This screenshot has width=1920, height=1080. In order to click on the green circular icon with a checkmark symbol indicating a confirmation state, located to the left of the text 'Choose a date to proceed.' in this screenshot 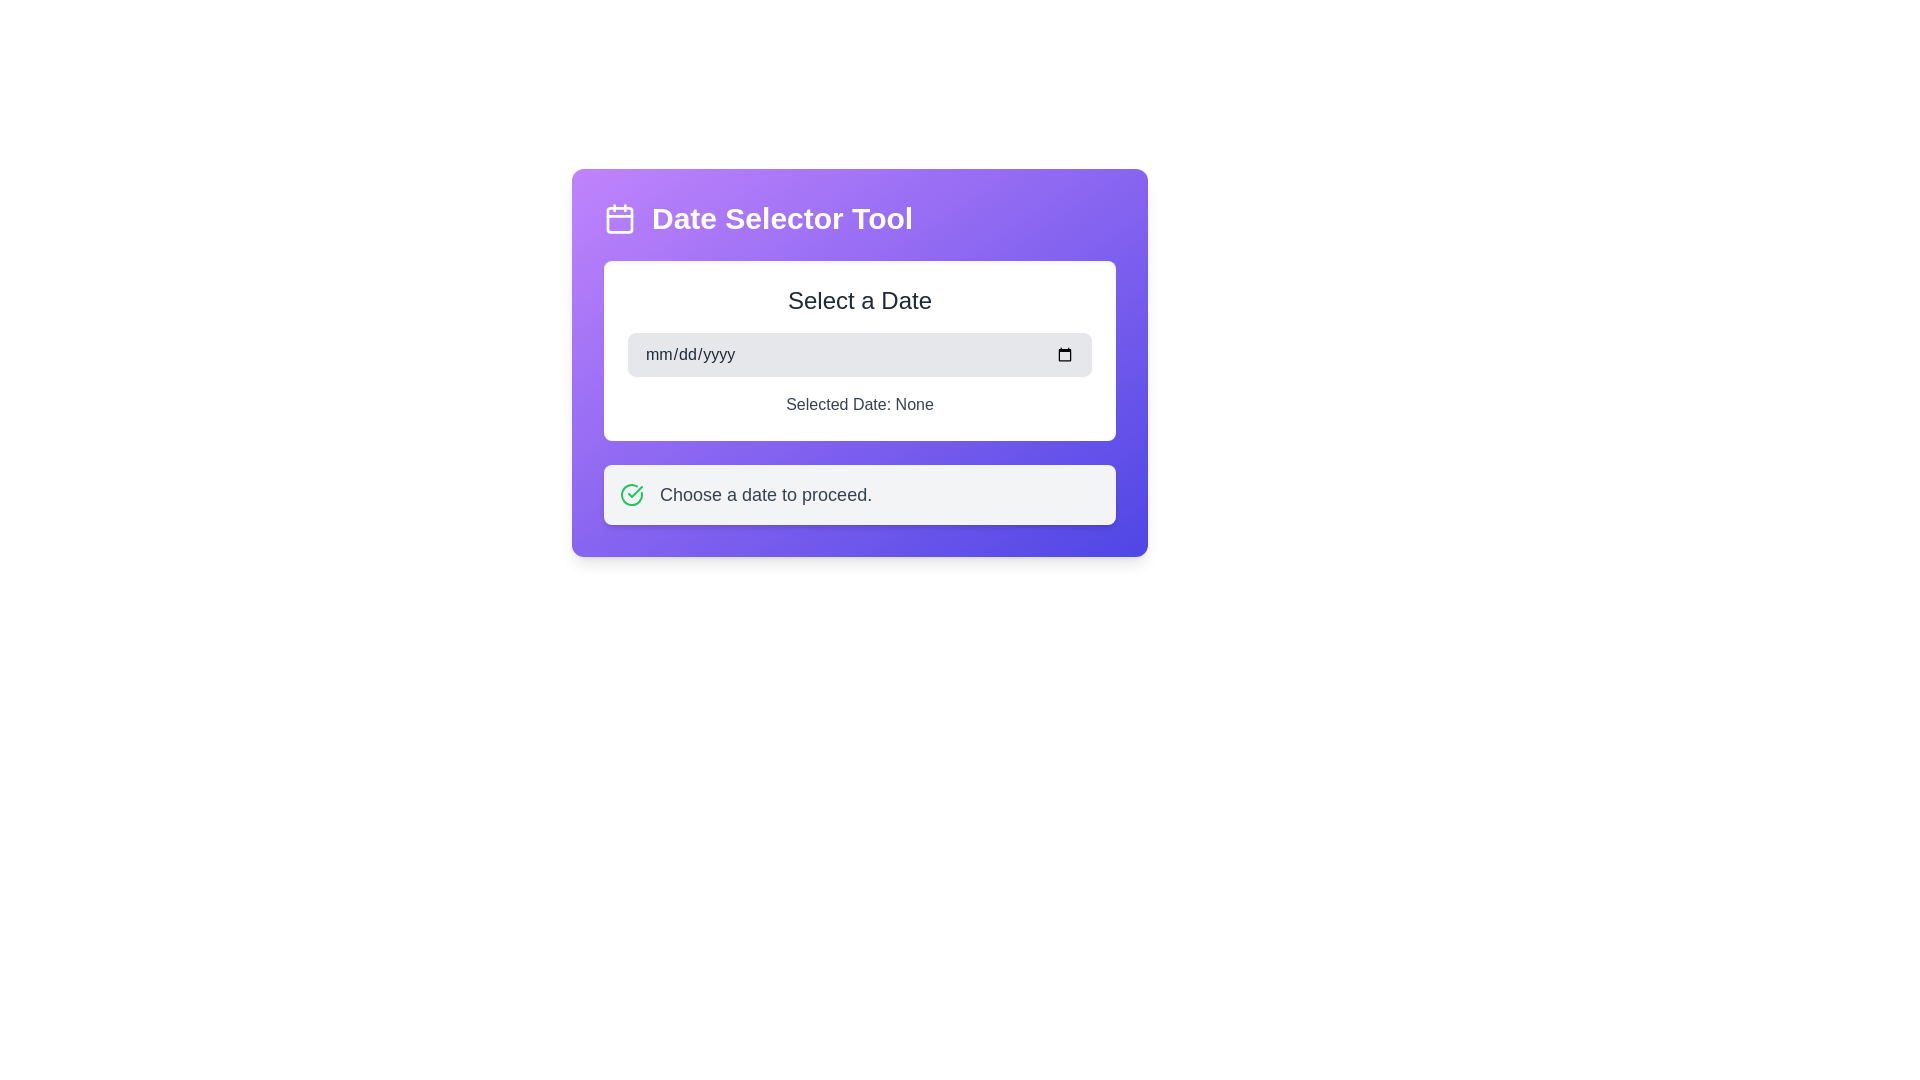, I will do `click(631, 494)`.